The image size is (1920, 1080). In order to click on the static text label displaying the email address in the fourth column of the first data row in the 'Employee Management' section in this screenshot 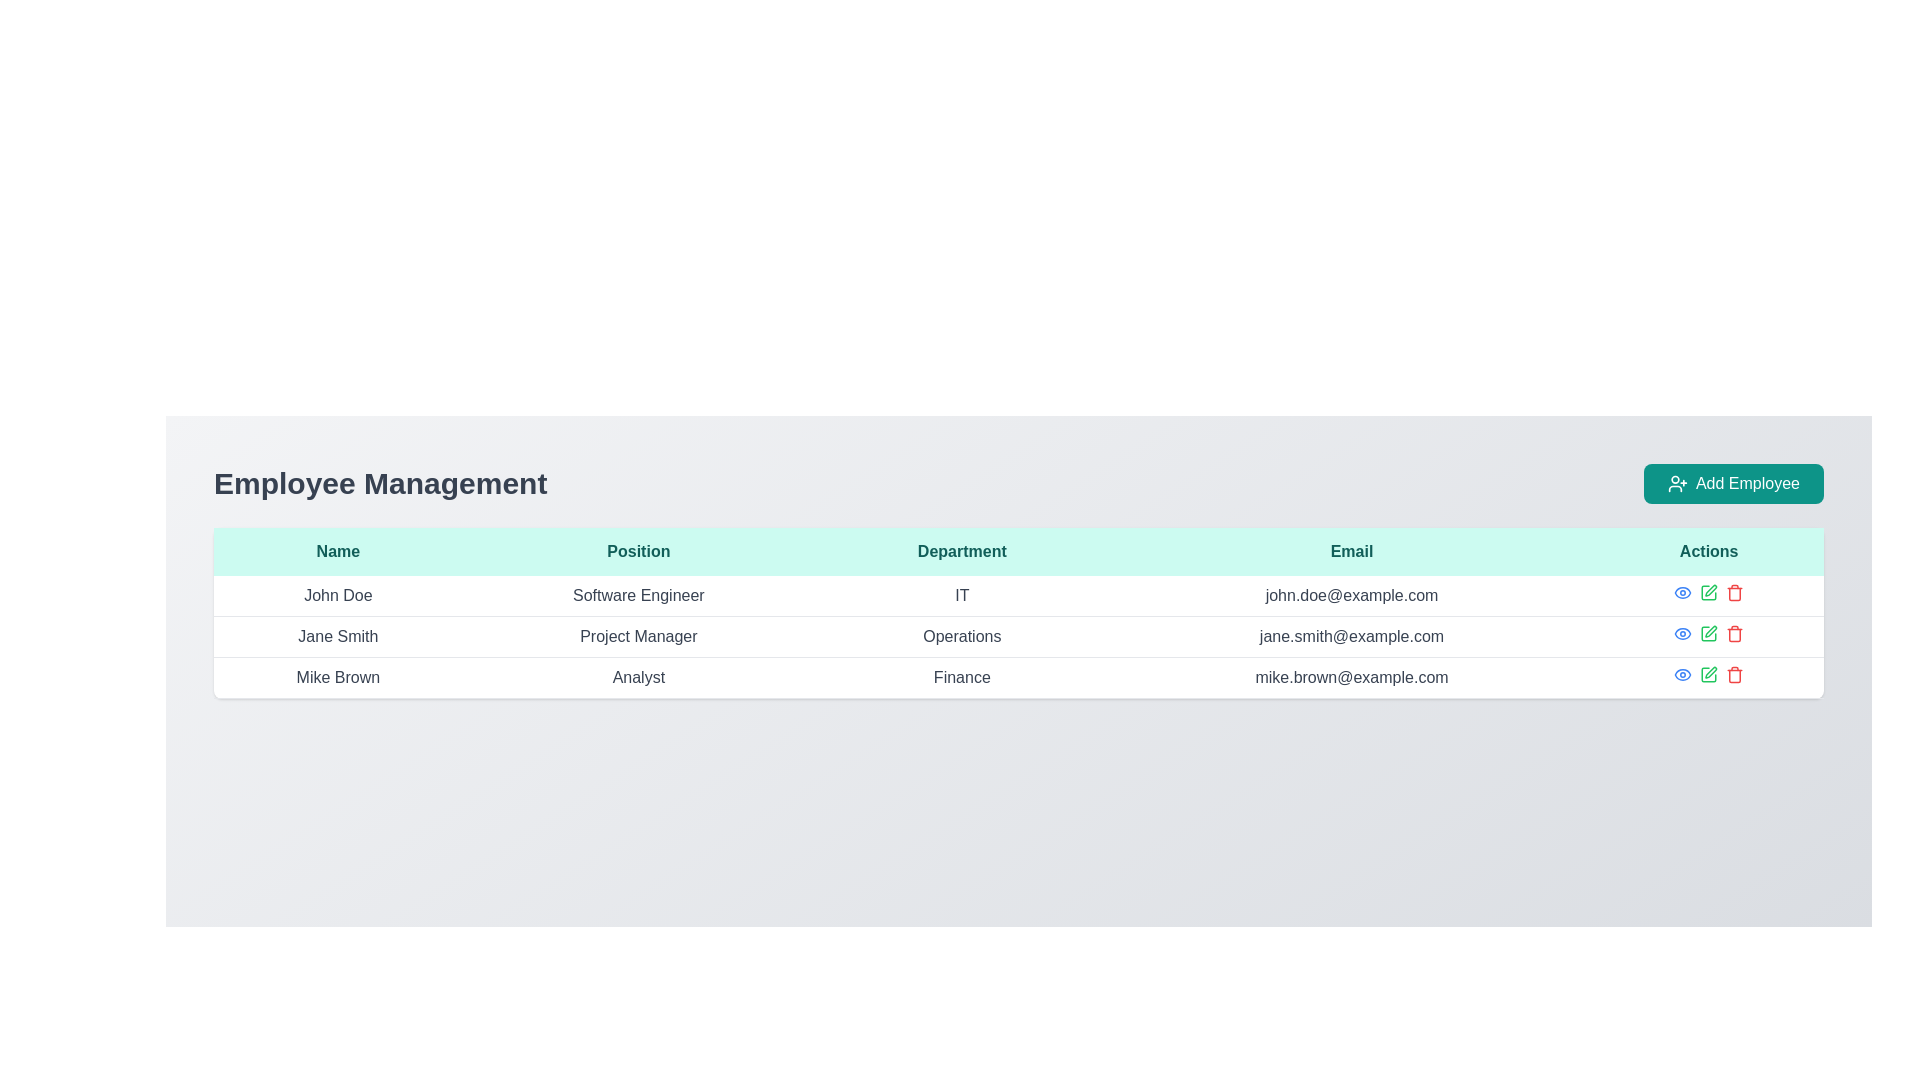, I will do `click(1352, 595)`.